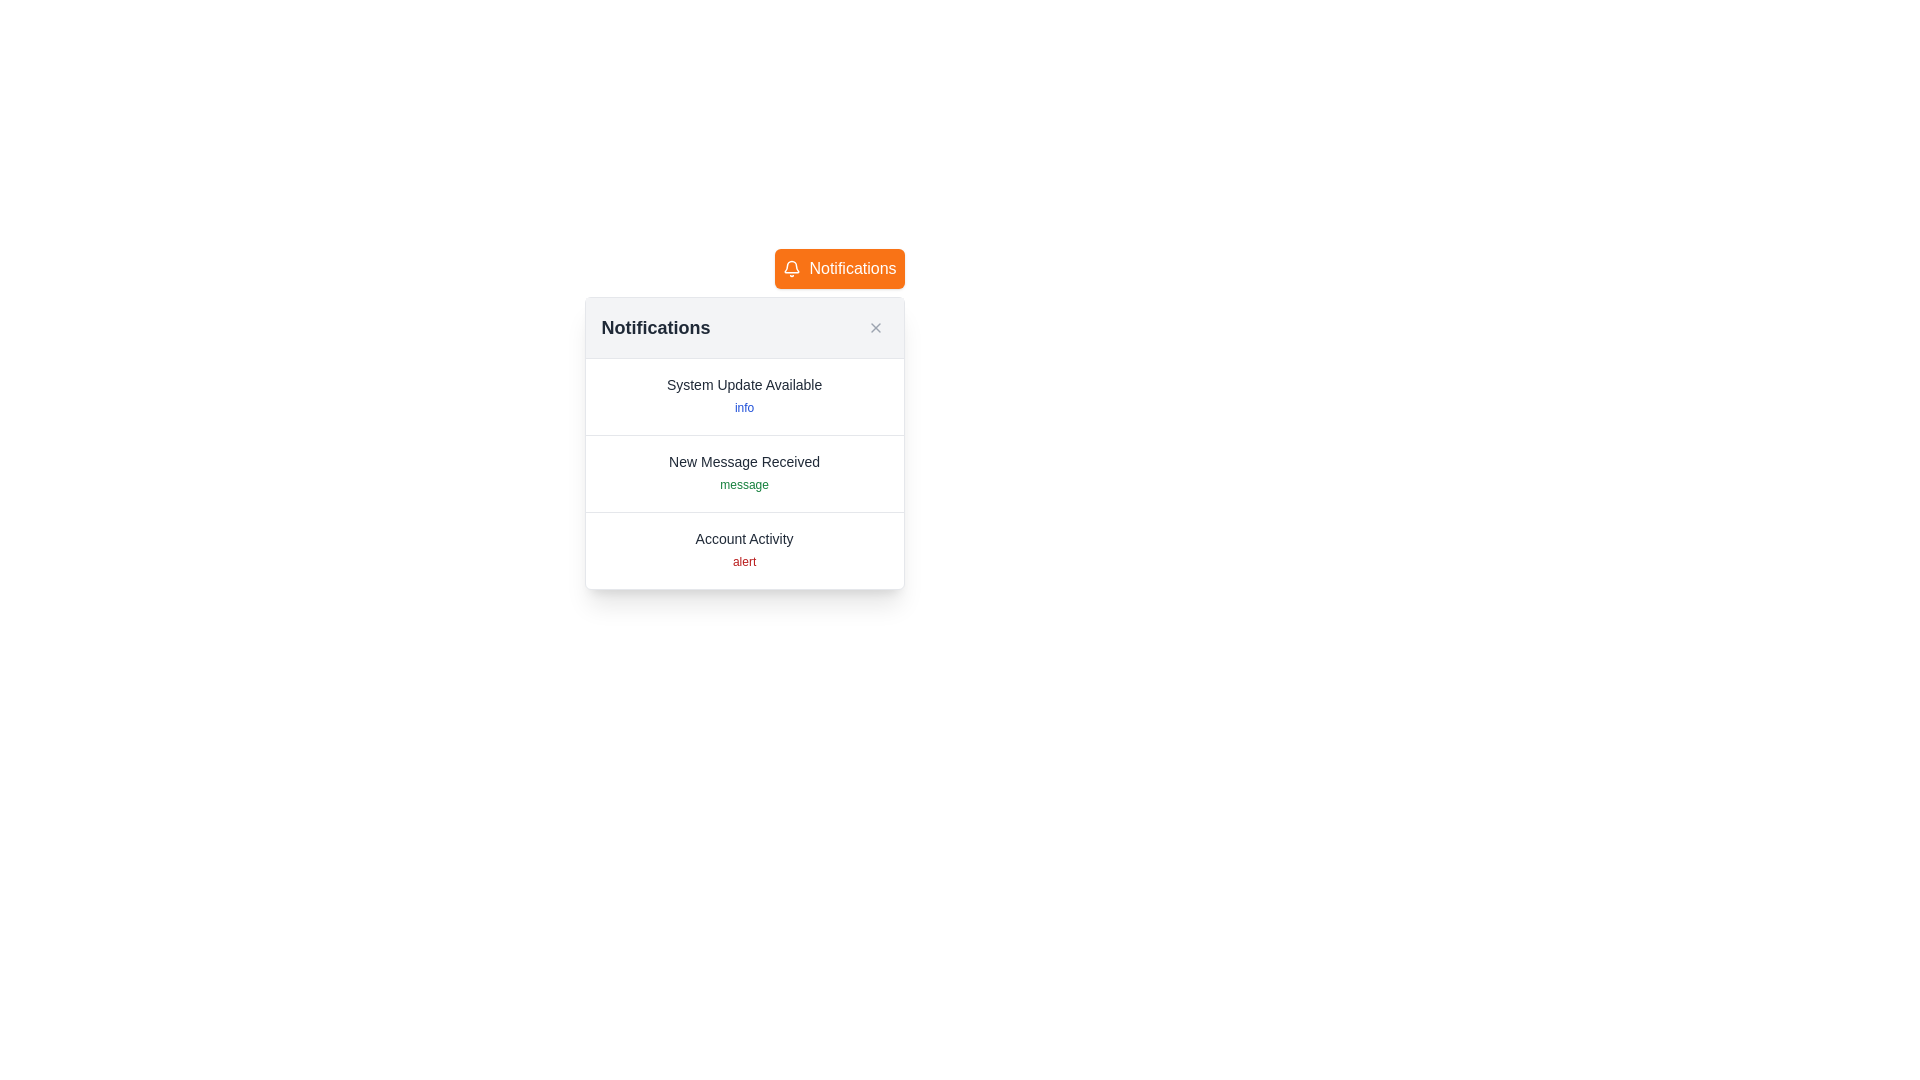 This screenshot has height=1080, width=1920. Describe the element at coordinates (743, 385) in the screenshot. I see `the static text label displaying 'System Update Available', which is located at the top of the first notification card` at that location.